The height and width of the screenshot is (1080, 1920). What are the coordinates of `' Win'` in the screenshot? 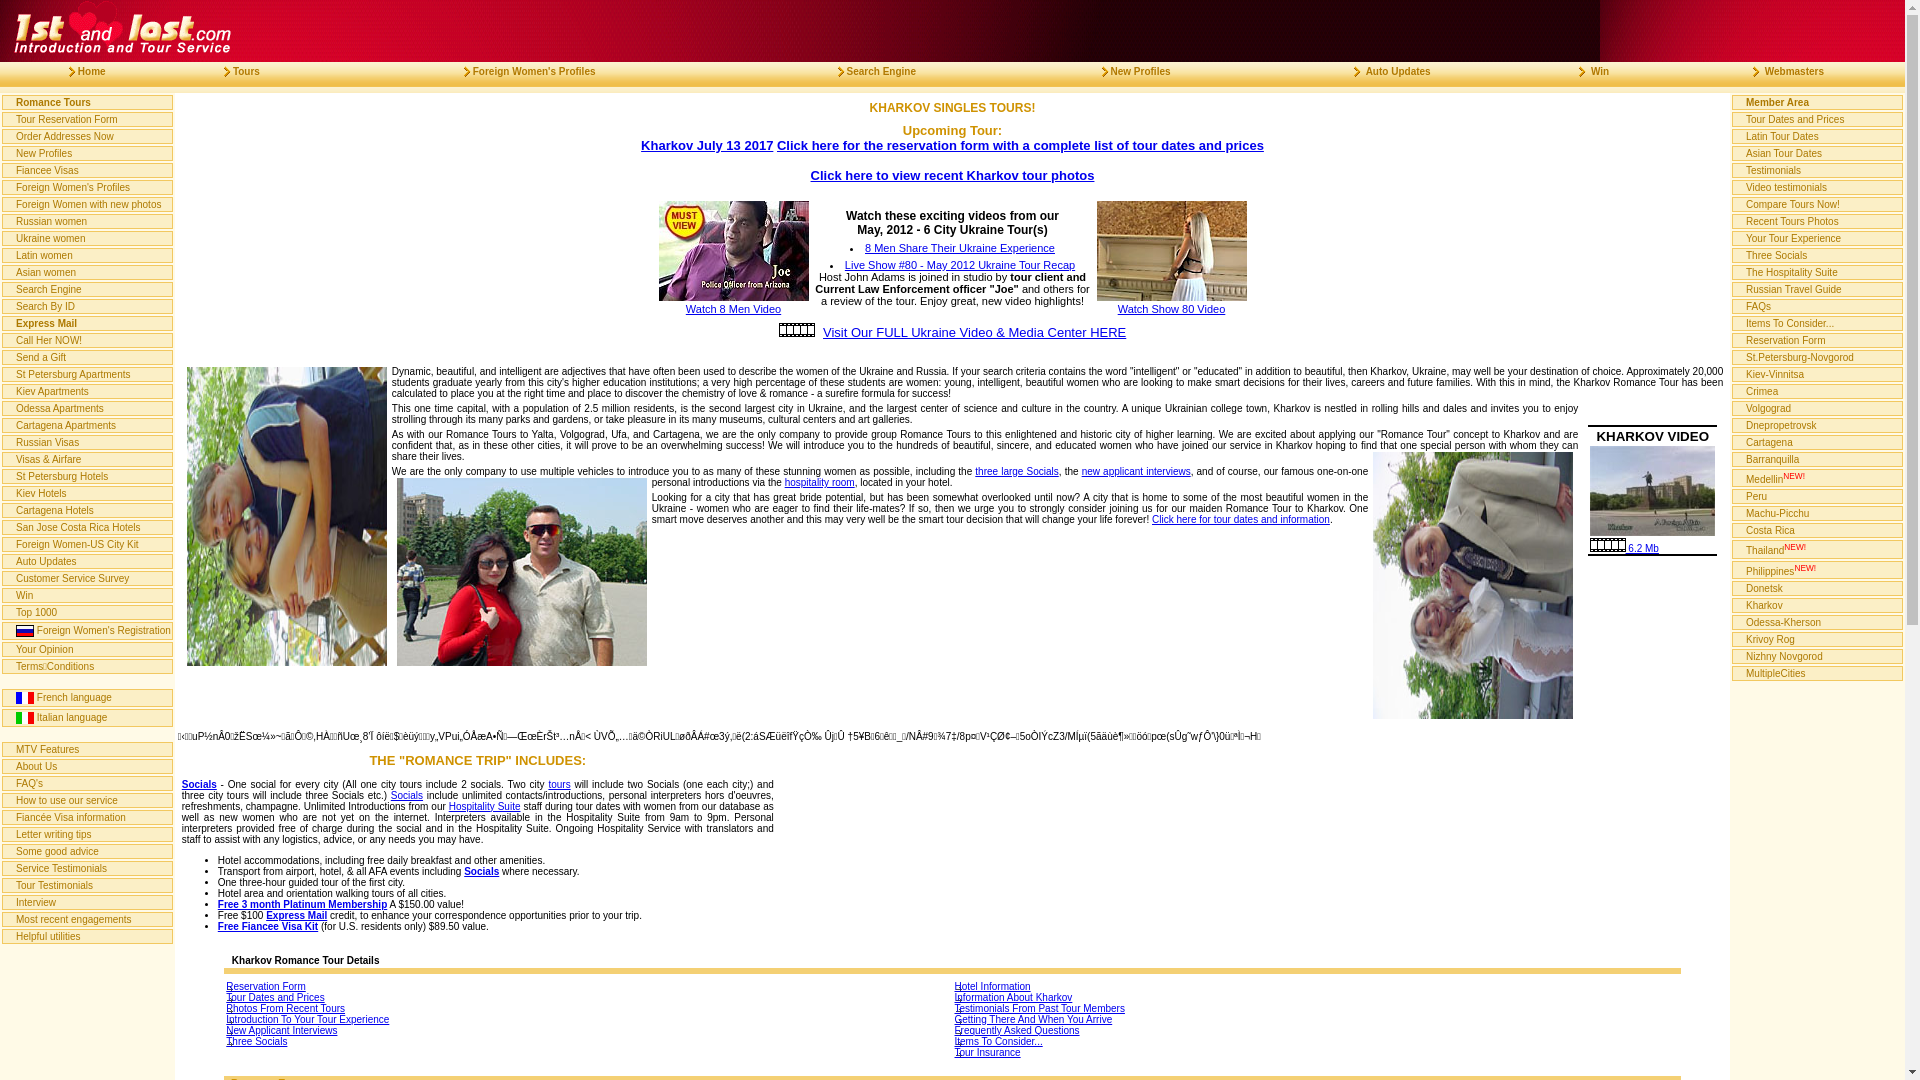 It's located at (1584, 70).